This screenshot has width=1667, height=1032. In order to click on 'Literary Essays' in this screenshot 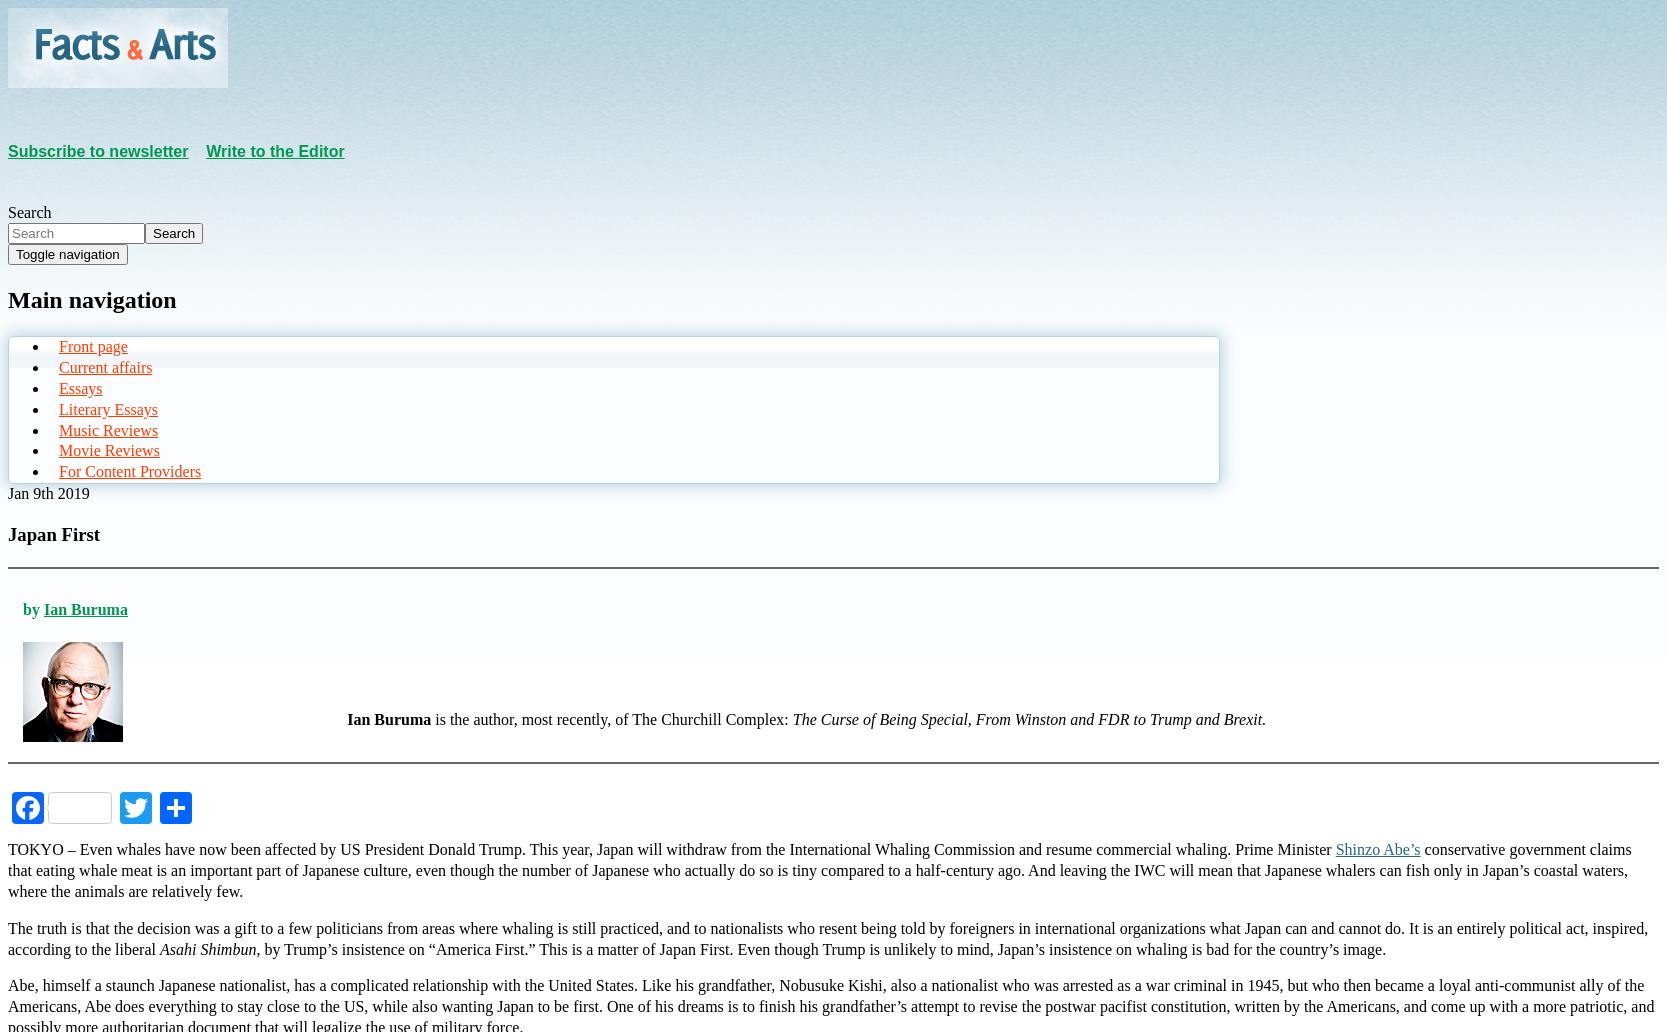, I will do `click(107, 407)`.